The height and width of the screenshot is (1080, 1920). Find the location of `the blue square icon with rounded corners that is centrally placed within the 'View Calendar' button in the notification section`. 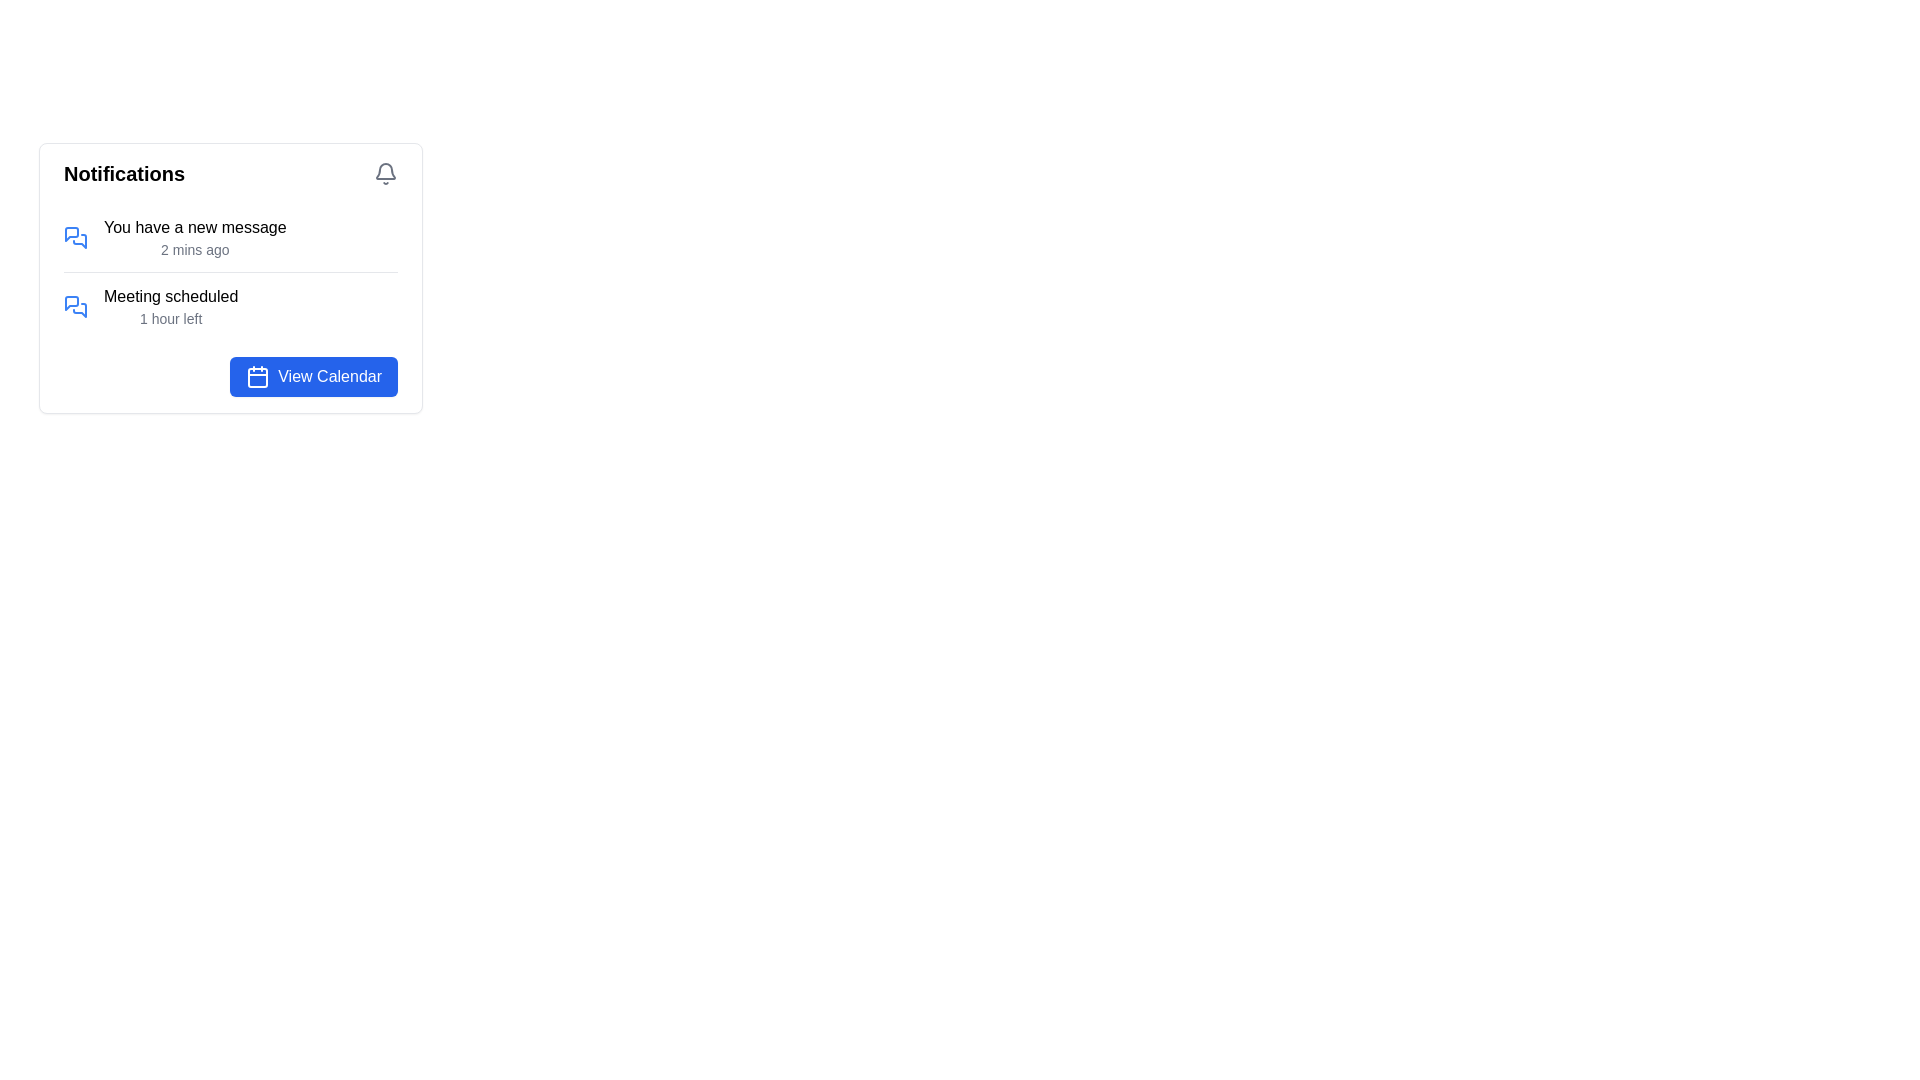

the blue square icon with rounded corners that is centrally placed within the 'View Calendar' button in the notification section is located at coordinates (257, 378).